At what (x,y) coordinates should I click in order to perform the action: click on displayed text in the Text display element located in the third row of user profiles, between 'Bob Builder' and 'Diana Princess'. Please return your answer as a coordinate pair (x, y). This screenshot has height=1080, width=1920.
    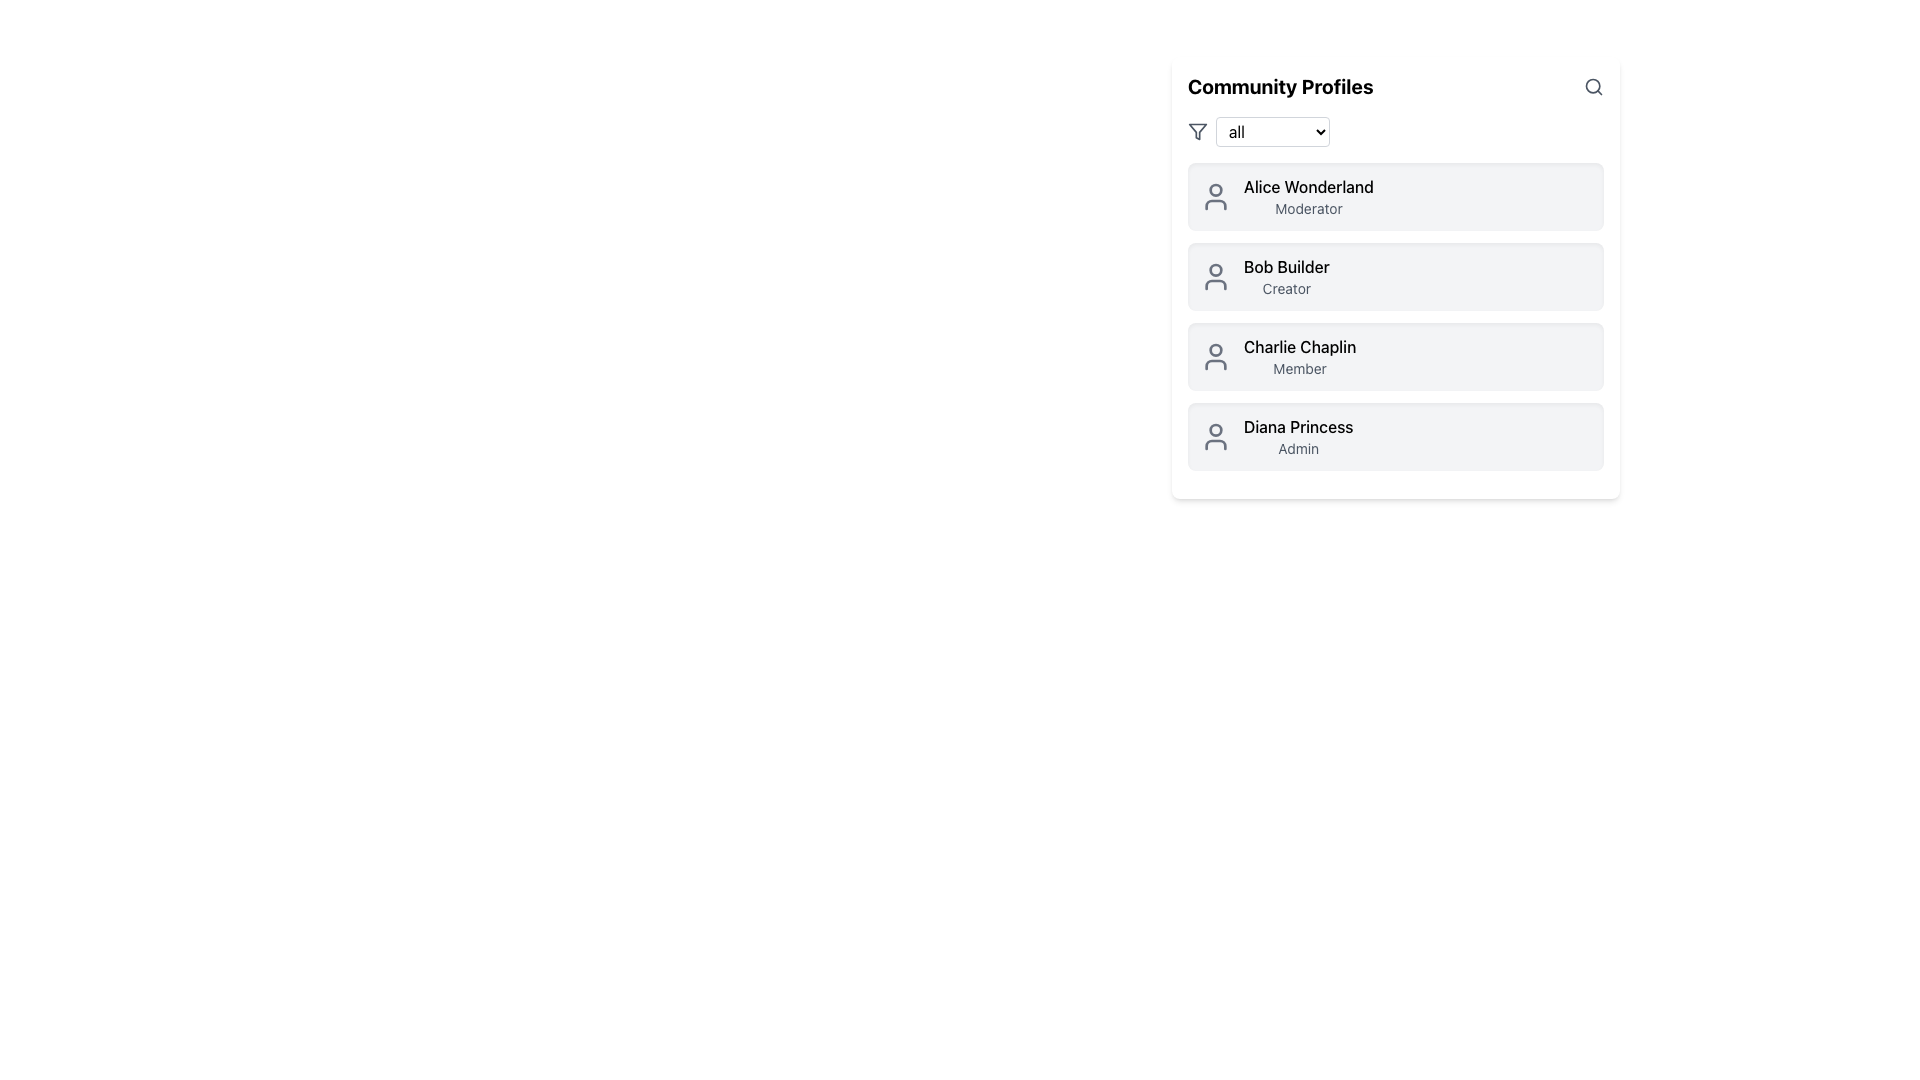
    Looking at the image, I should click on (1300, 356).